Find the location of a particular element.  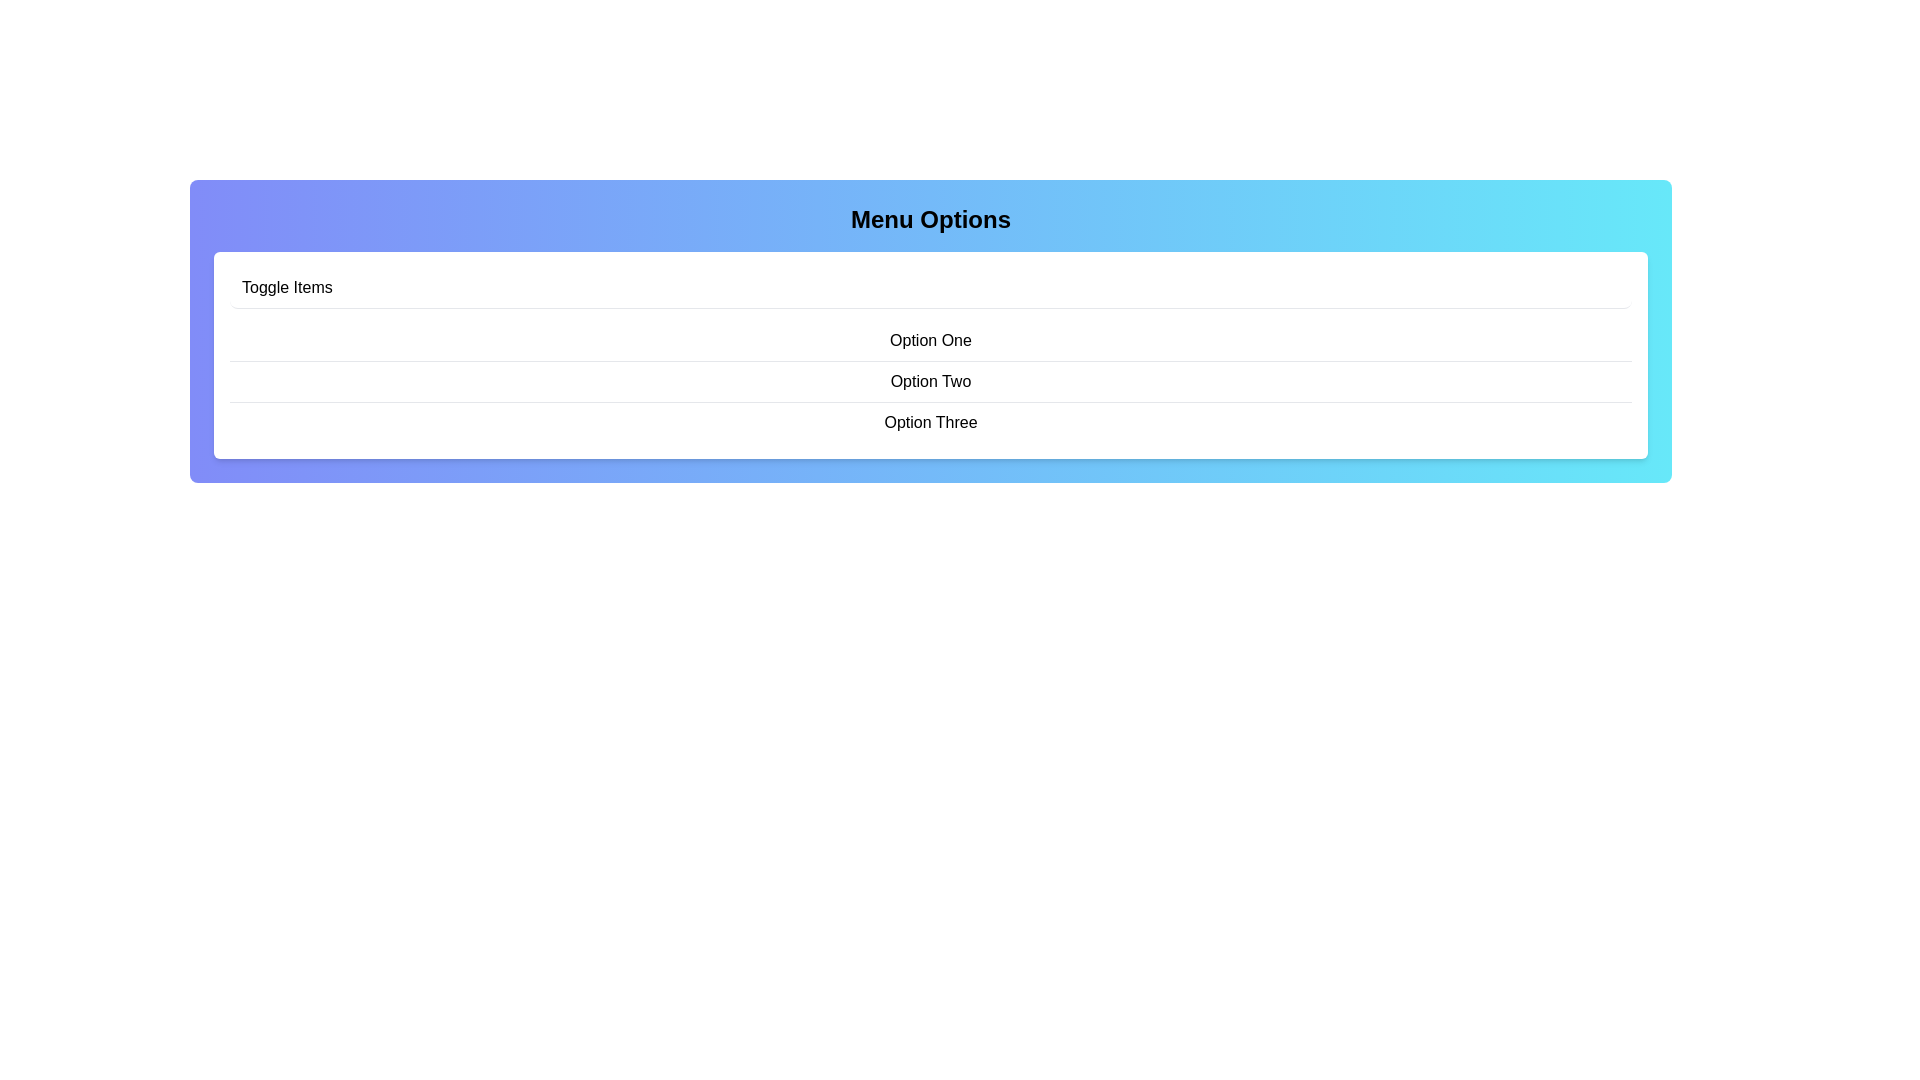

the menu option Option Two is located at coordinates (930, 381).